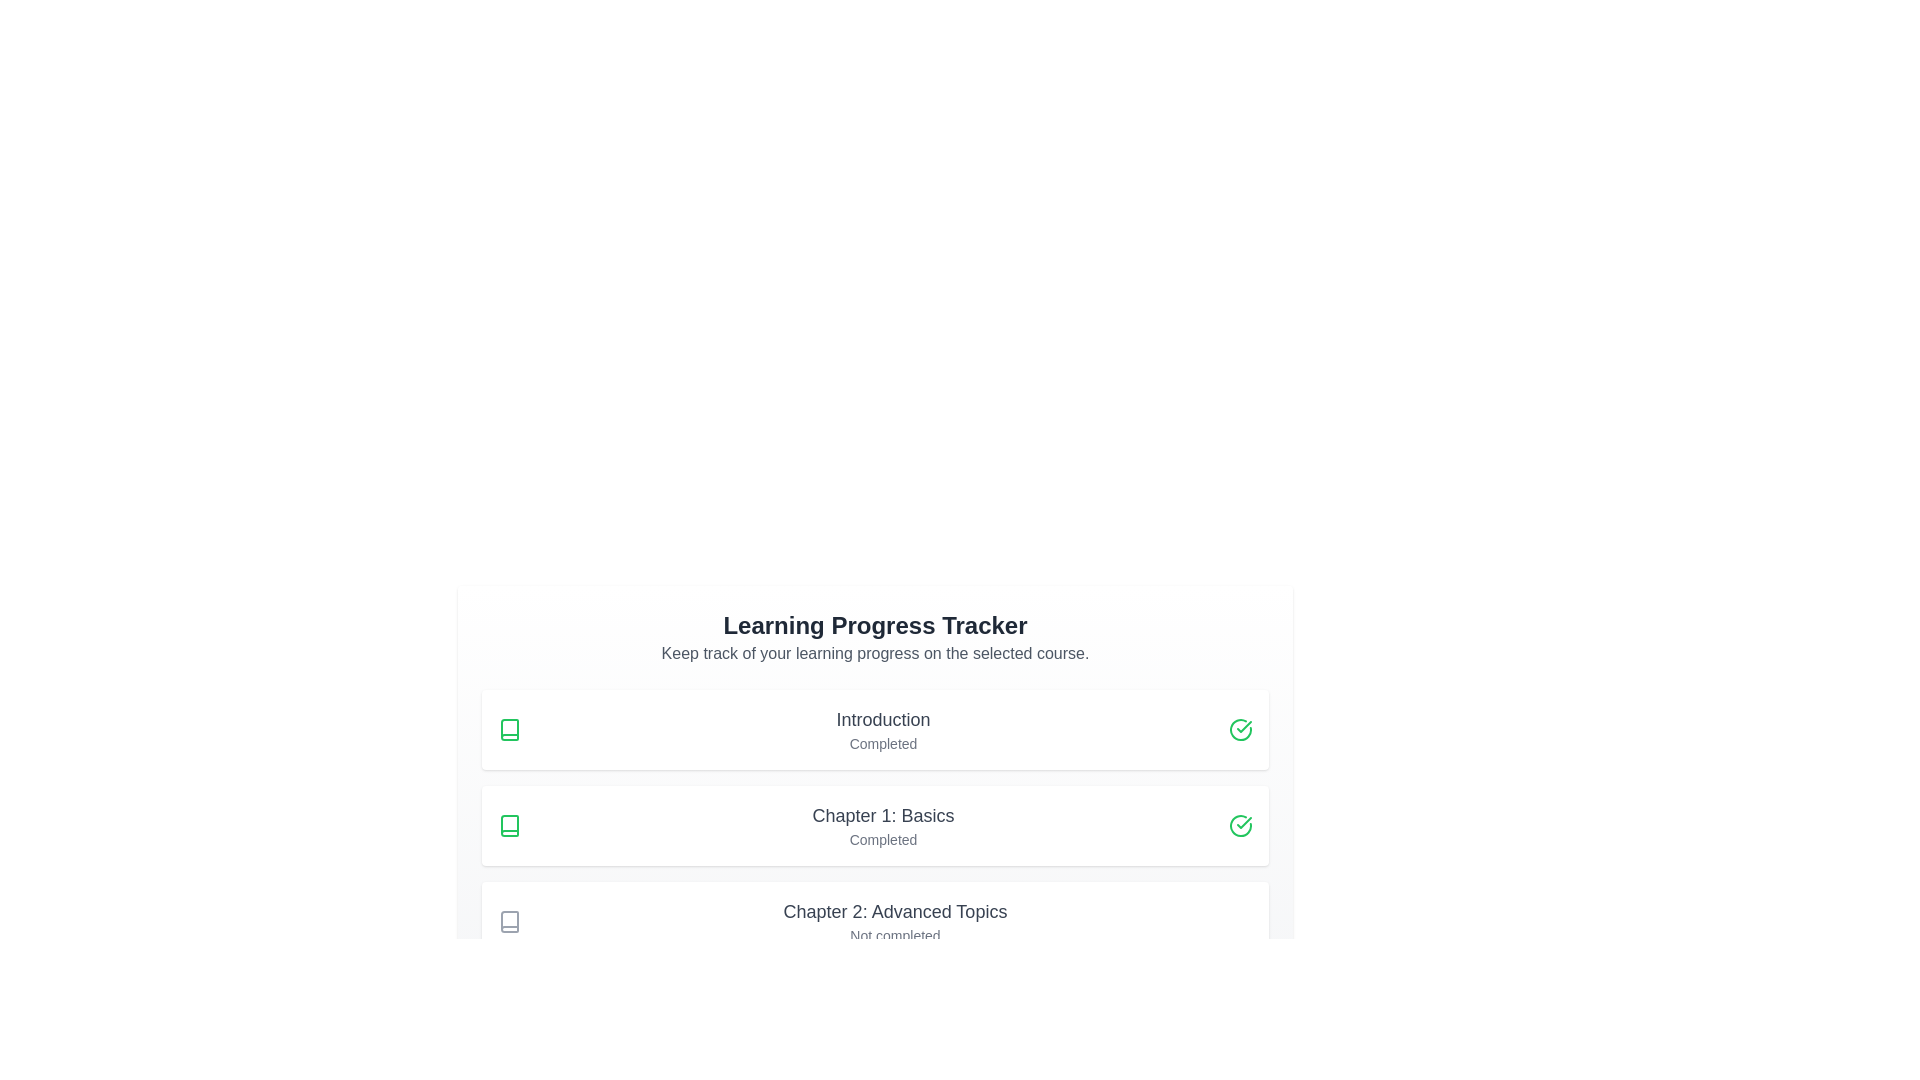  Describe the element at coordinates (875, 750) in the screenshot. I see `the first Card item` at that location.